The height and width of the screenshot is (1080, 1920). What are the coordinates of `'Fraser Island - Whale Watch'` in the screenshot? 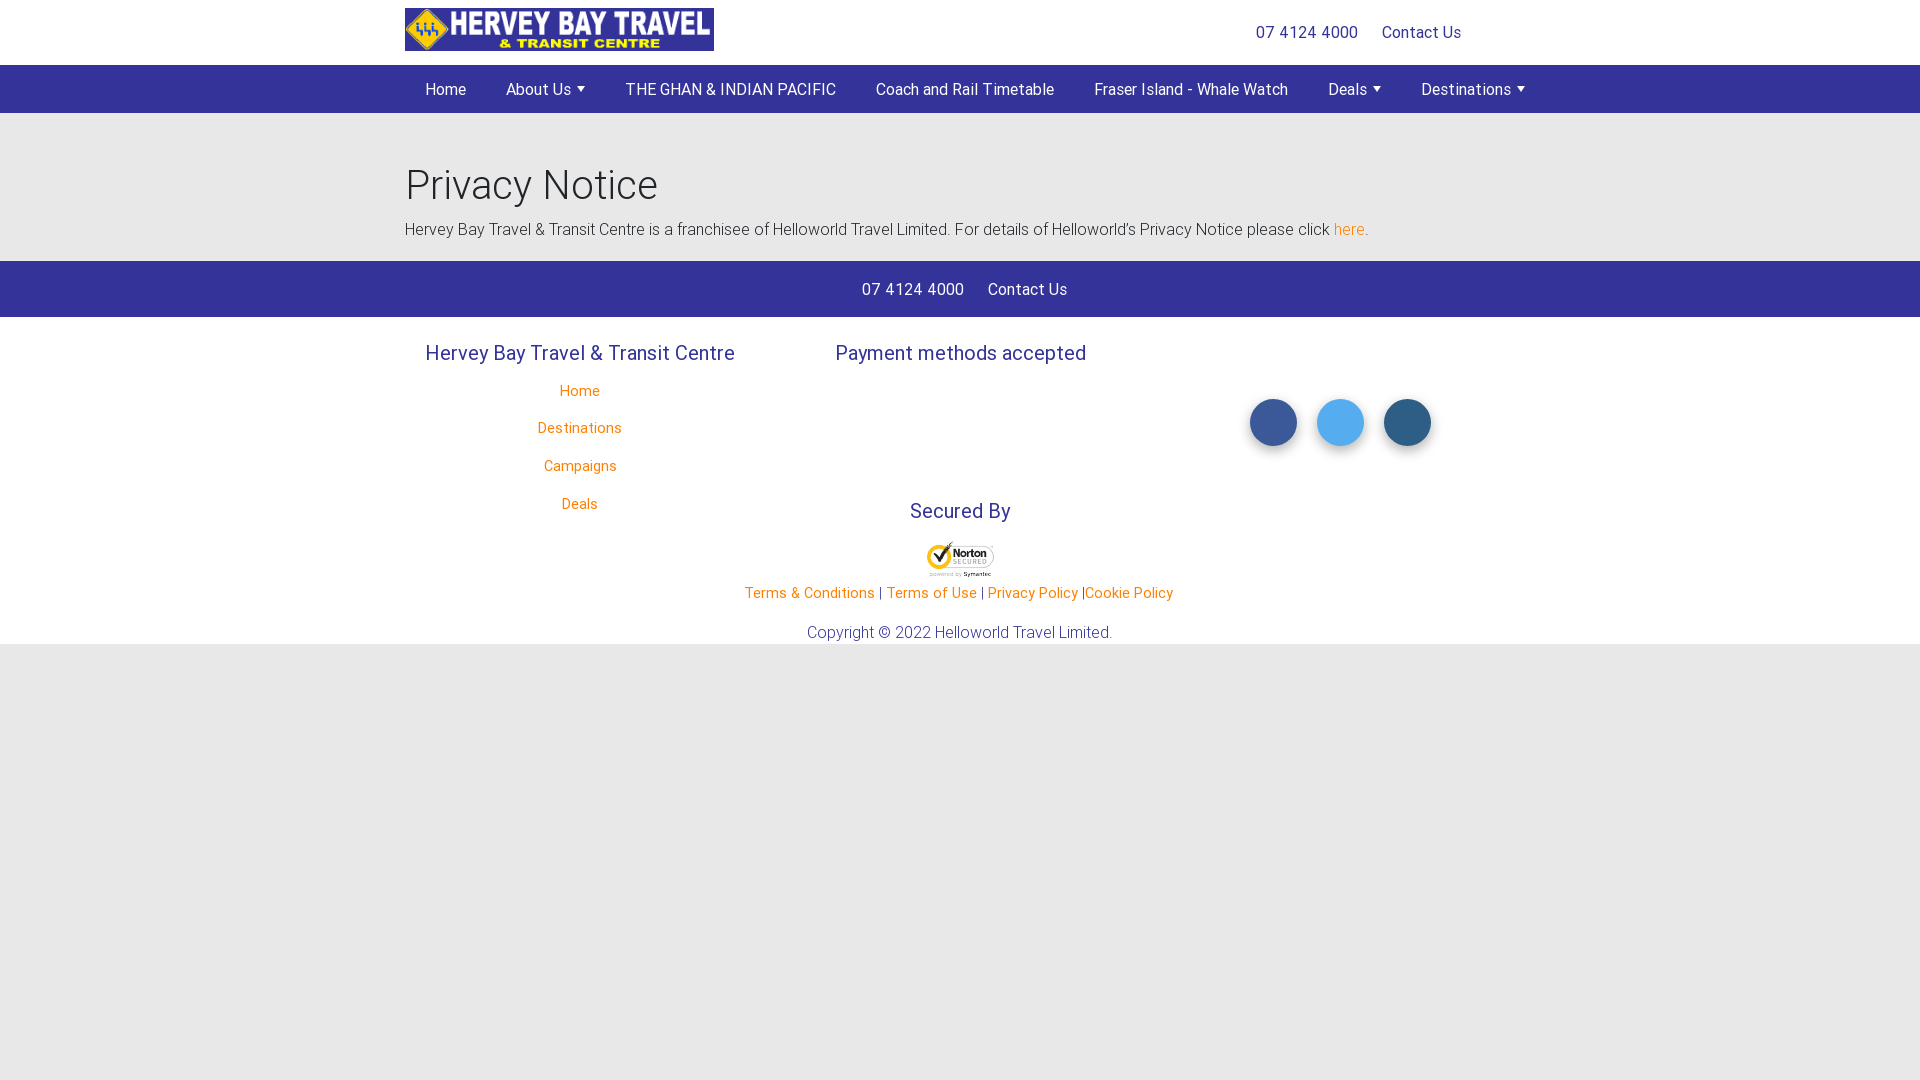 It's located at (1190, 87).